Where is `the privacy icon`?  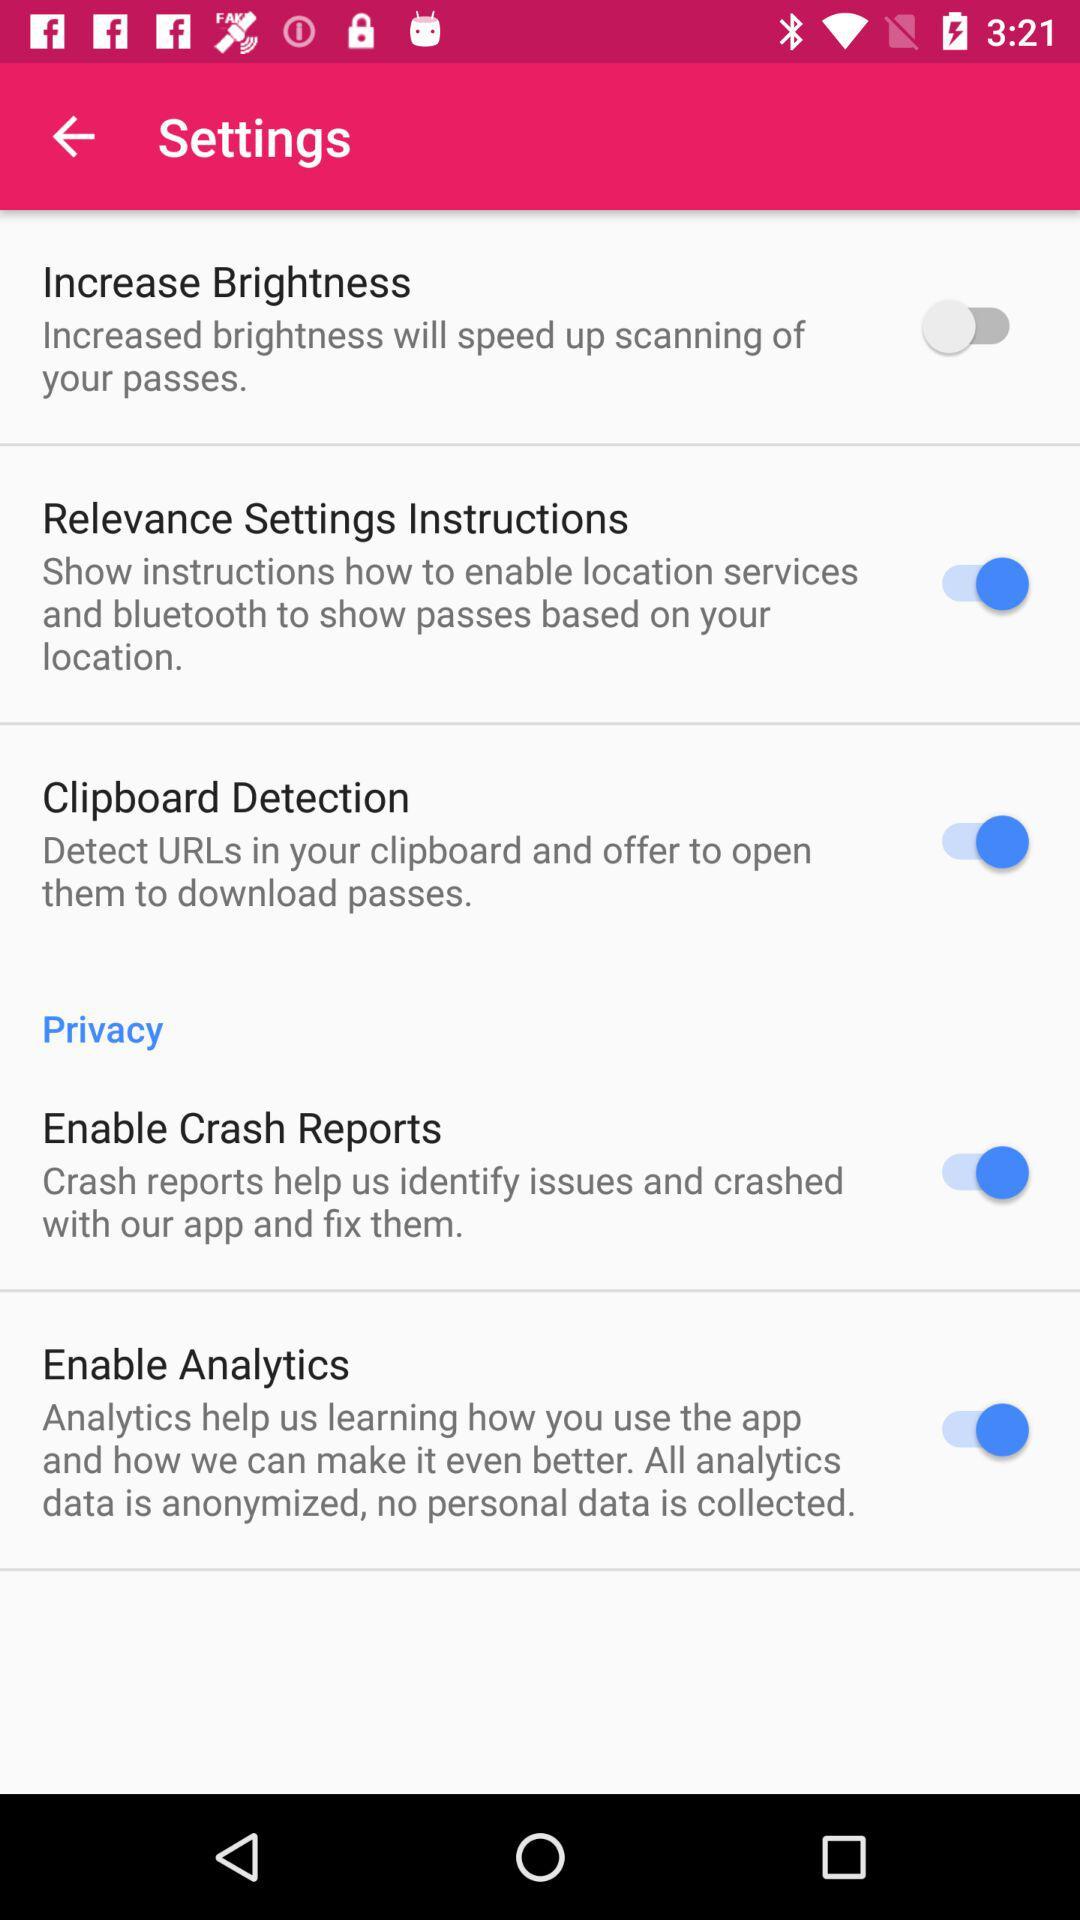 the privacy icon is located at coordinates (540, 1007).